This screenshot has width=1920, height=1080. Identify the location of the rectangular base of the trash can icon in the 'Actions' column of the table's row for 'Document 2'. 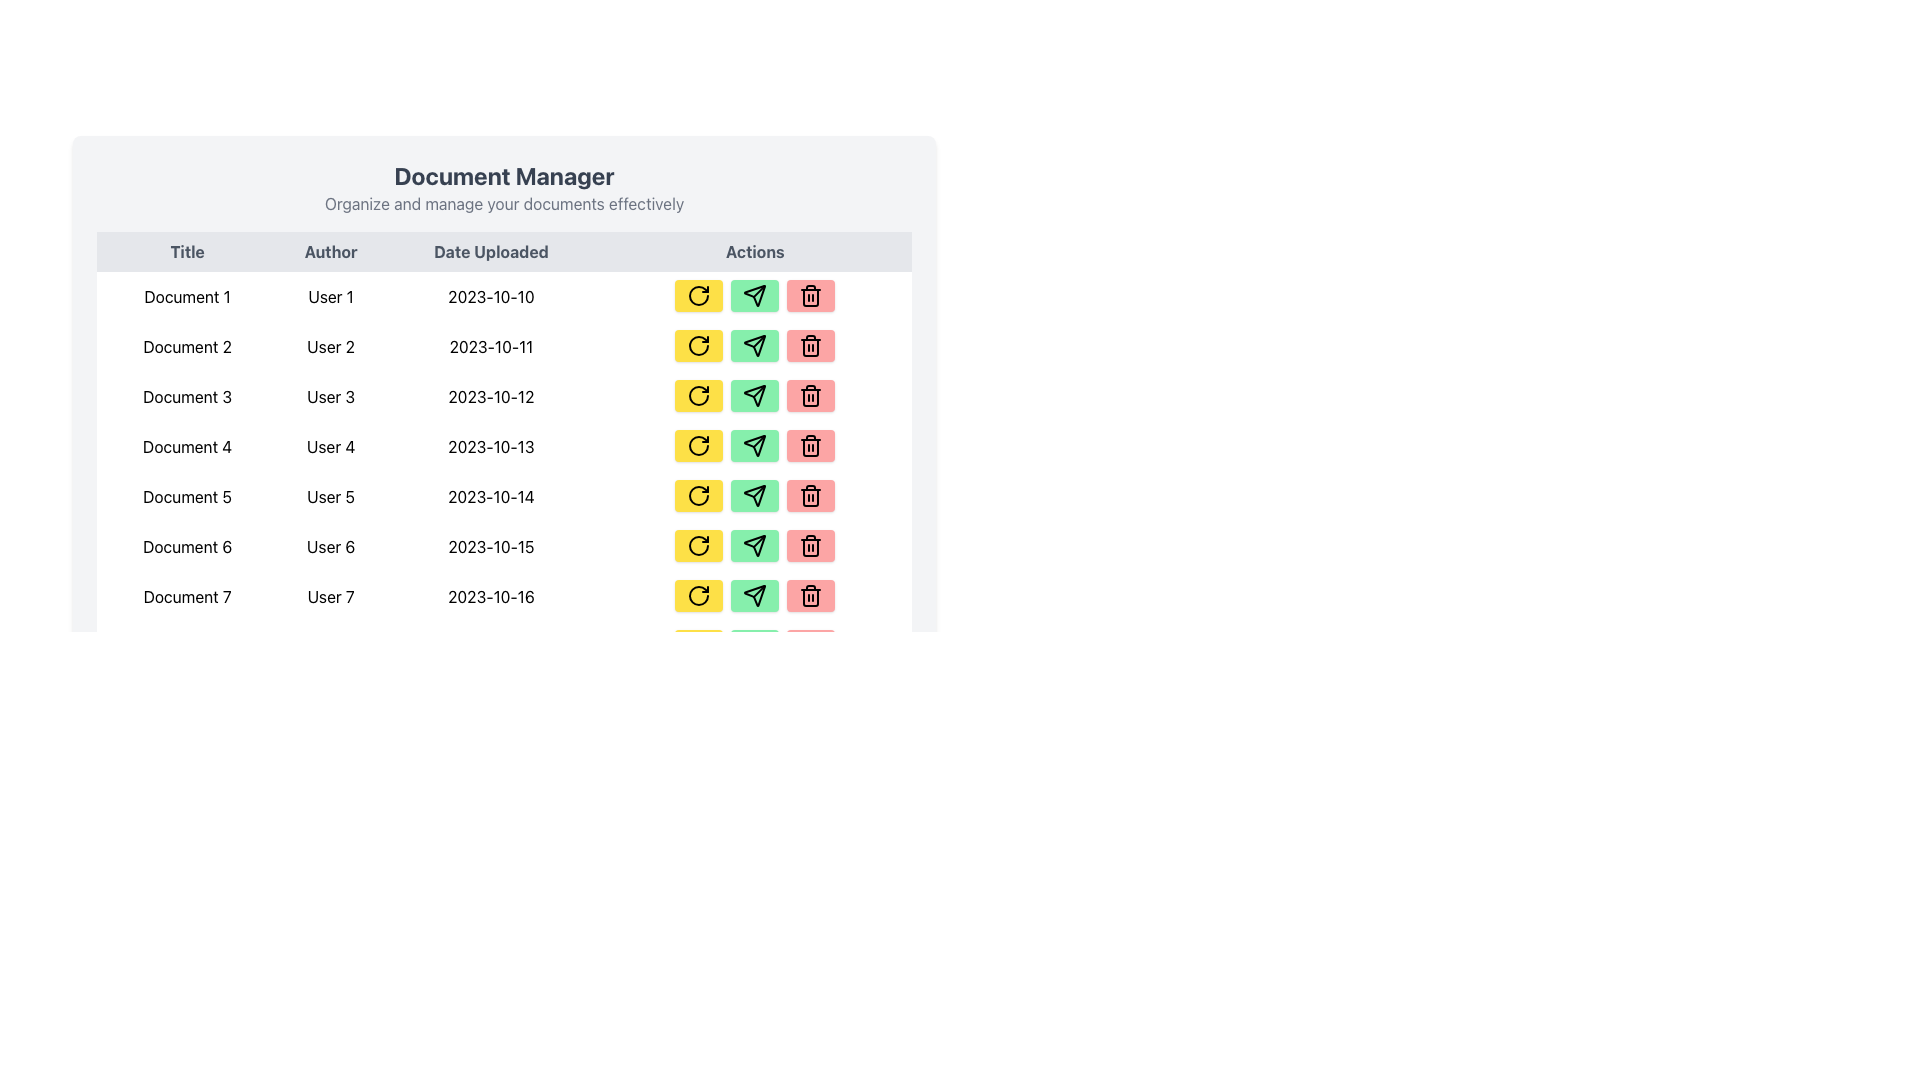
(811, 496).